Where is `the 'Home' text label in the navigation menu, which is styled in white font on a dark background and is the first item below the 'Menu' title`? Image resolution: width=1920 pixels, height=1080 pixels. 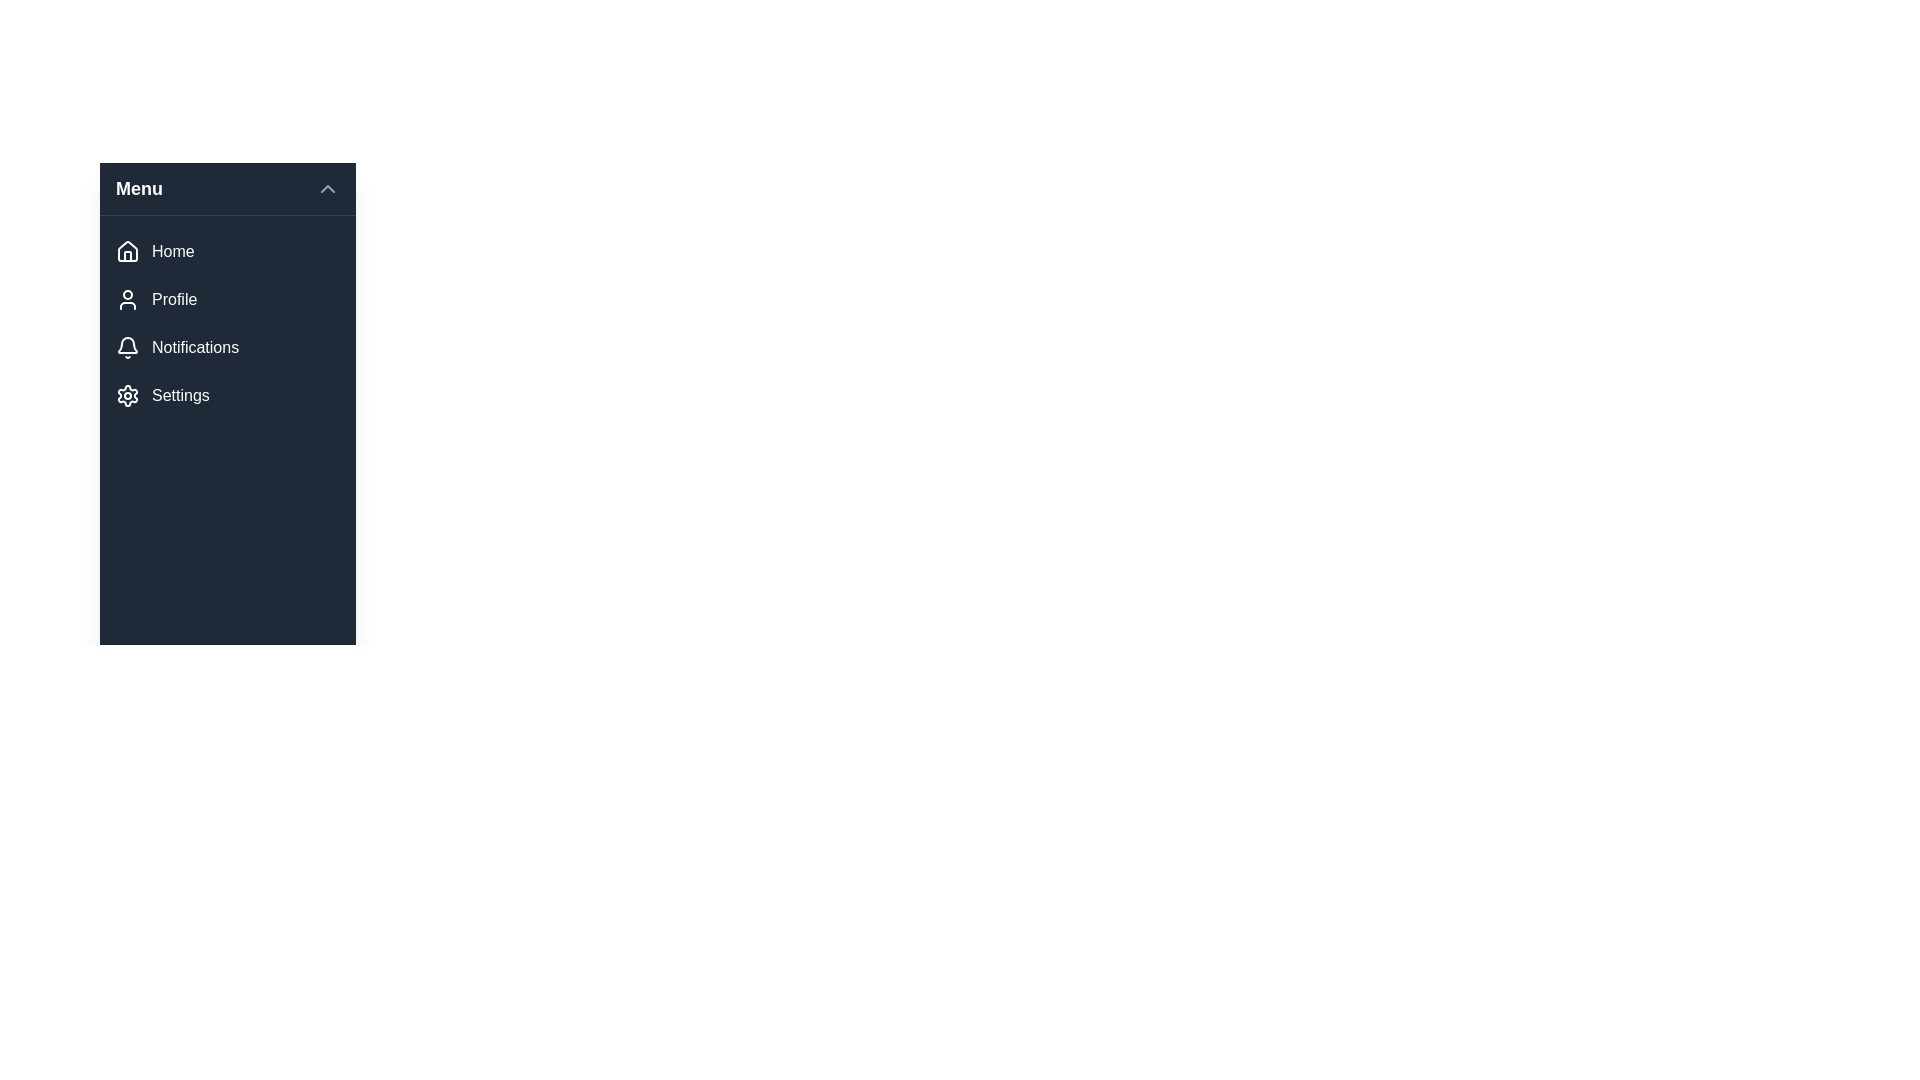
the 'Home' text label in the navigation menu, which is styled in white font on a dark background and is the first item below the 'Menu' title is located at coordinates (173, 250).